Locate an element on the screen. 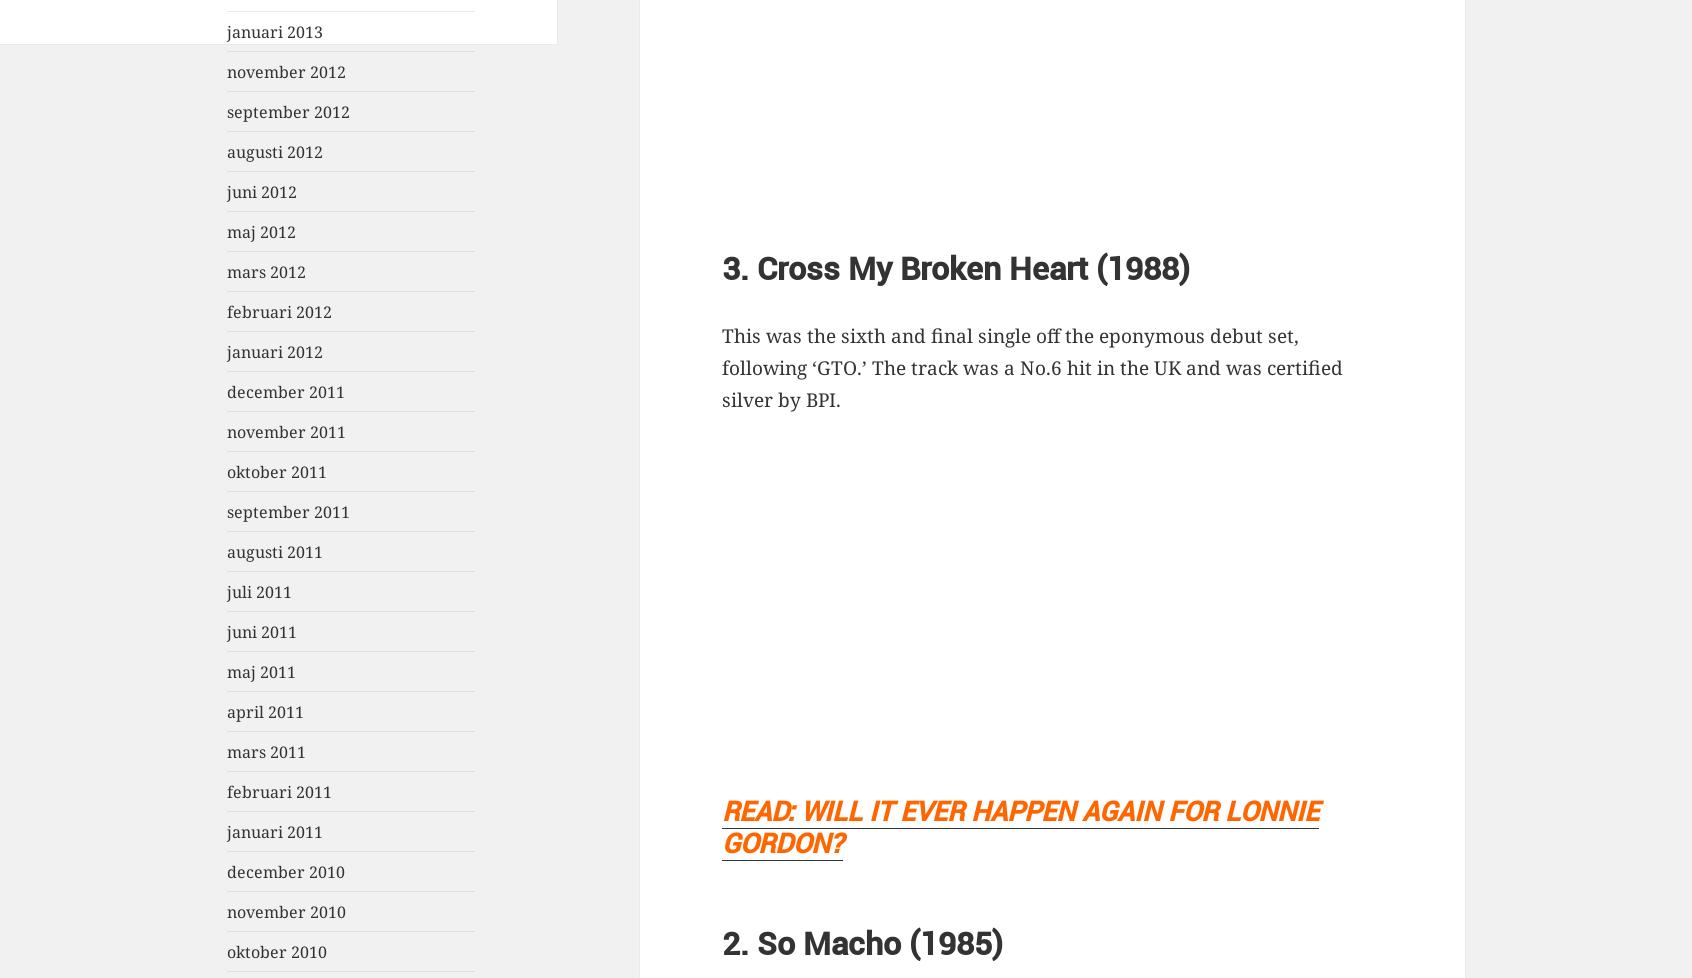  '2. So Macho (1985)' is located at coordinates (861, 941).